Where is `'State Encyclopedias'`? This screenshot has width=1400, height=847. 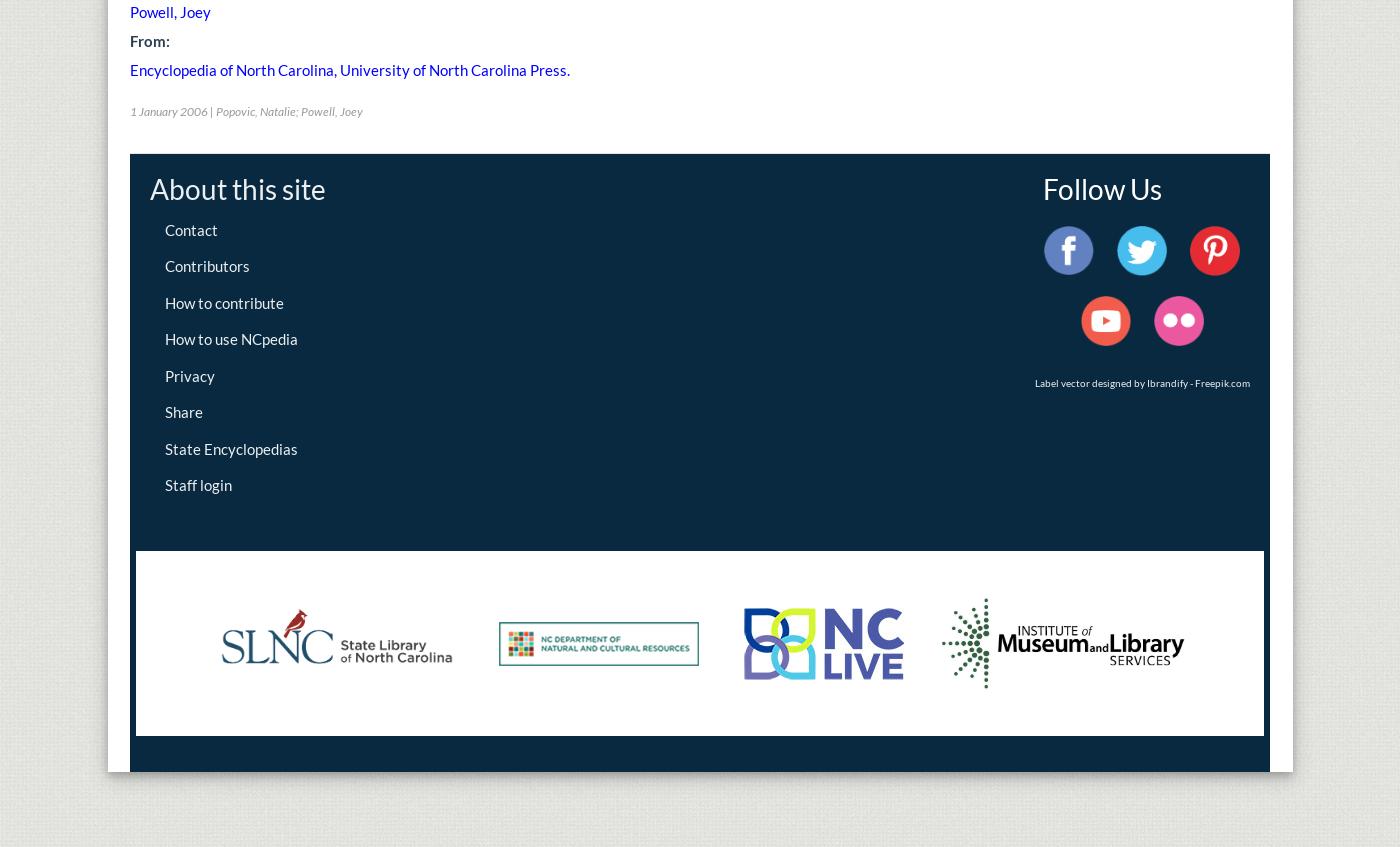
'State Encyclopedias' is located at coordinates (231, 447).